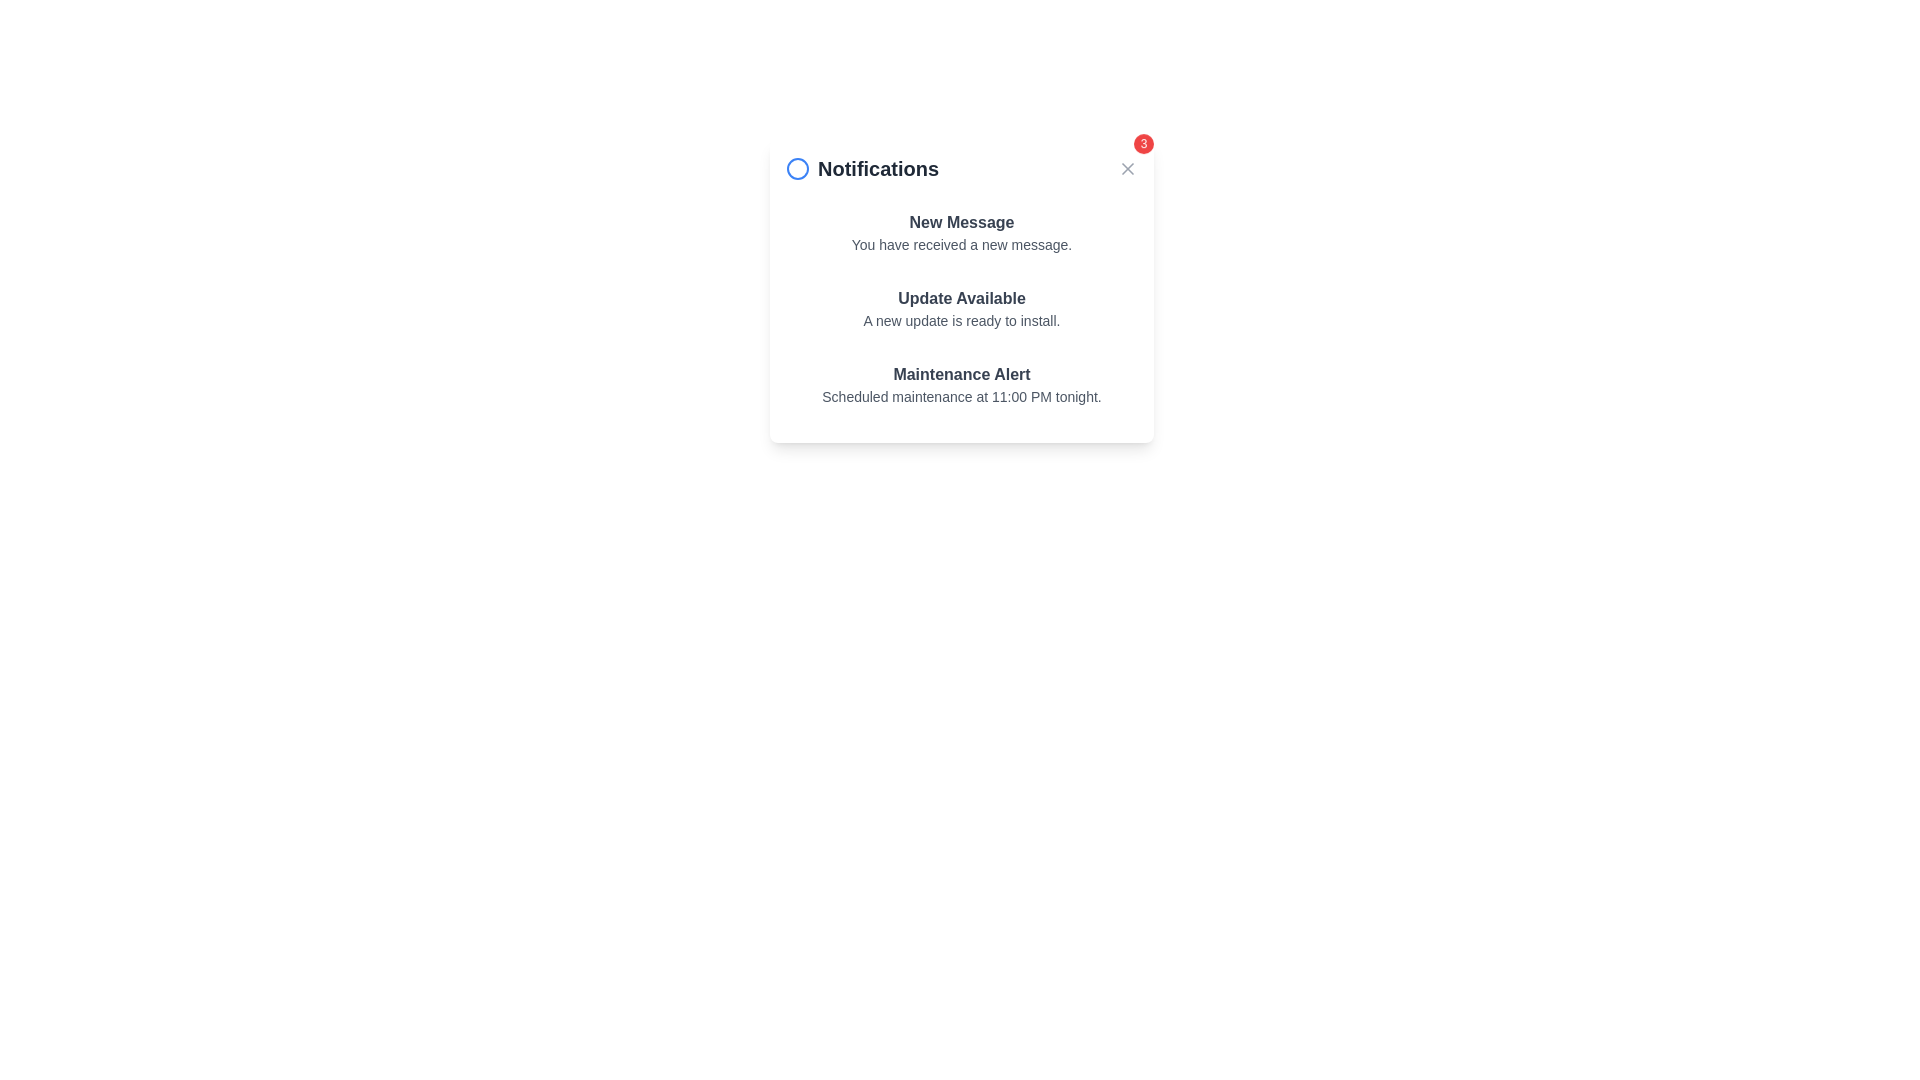 Image resolution: width=1920 pixels, height=1080 pixels. I want to click on notification count displayed on the small circular red badge with the number '3' in white text, located at the top-right corner of the notification panel, so click(1143, 145).